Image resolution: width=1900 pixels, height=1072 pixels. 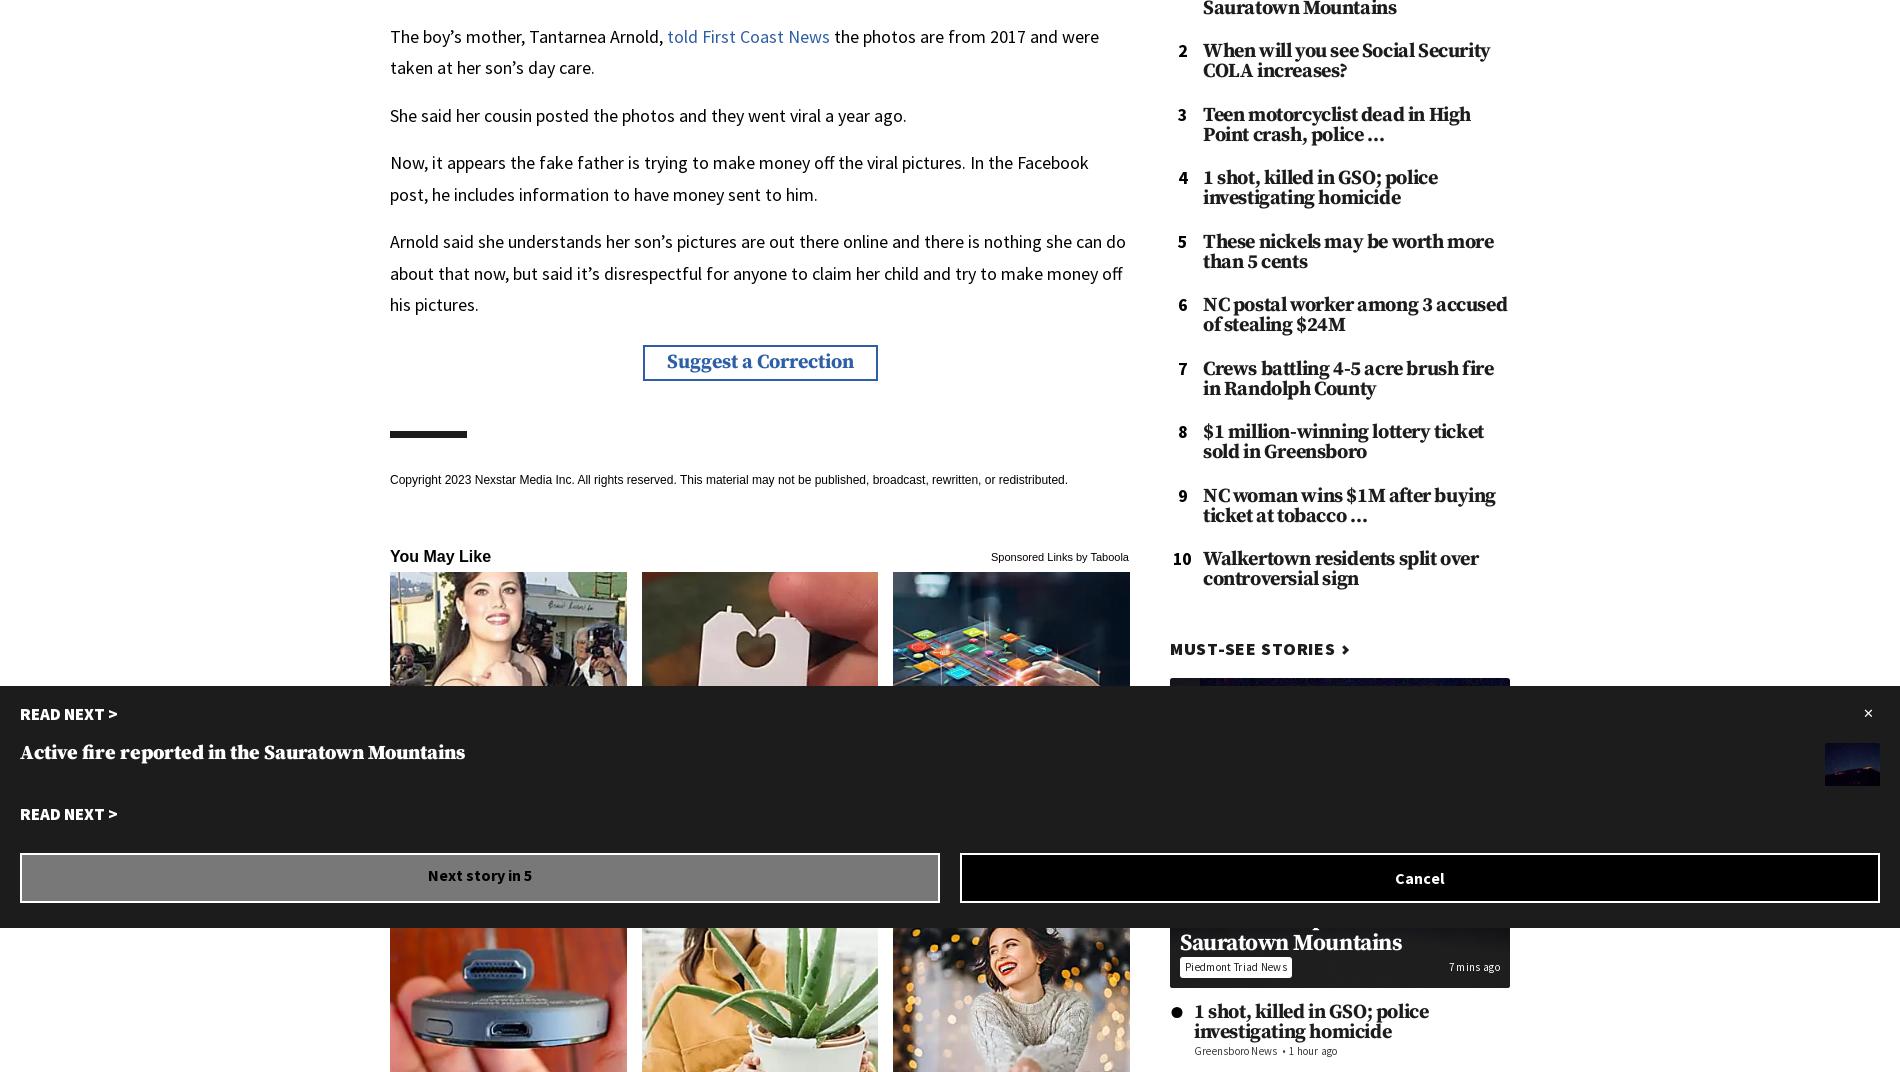 I want to click on 'Walkertown residents split over controversial sign', so click(x=1339, y=568).